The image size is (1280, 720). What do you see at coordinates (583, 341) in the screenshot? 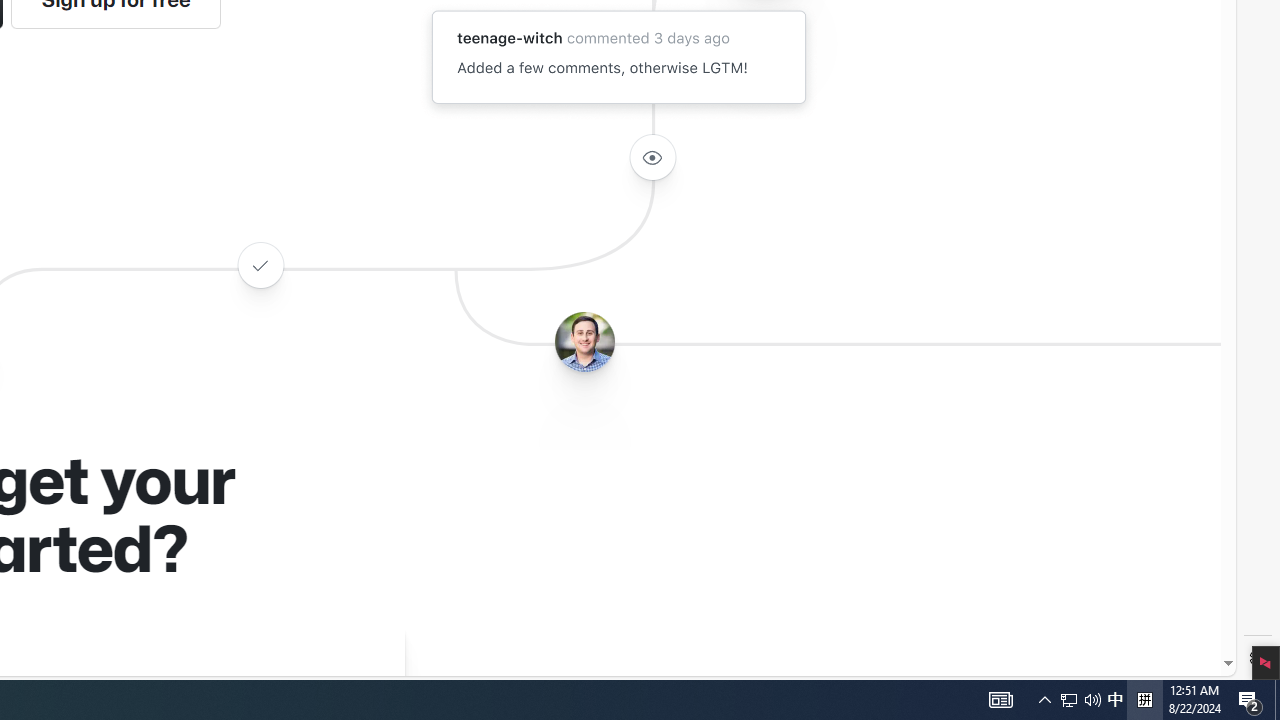
I see `'Avatar of the user benbalter'` at bounding box center [583, 341].